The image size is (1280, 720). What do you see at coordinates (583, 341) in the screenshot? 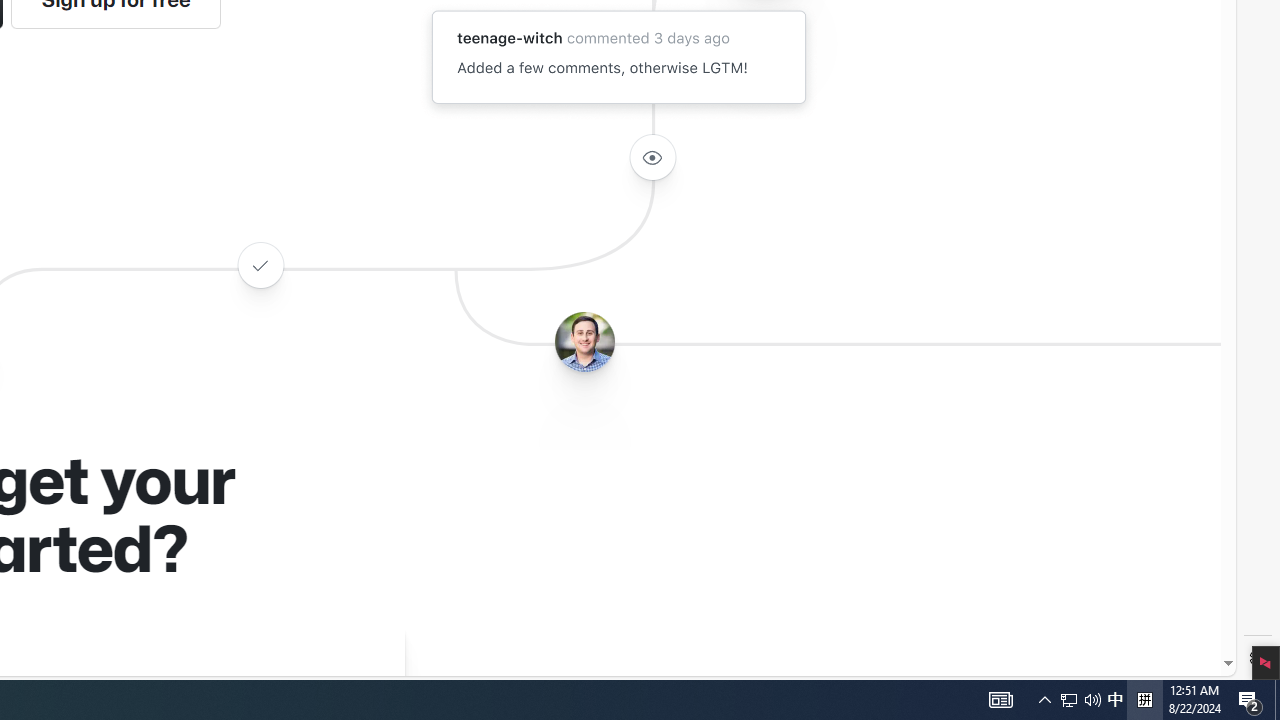
I see `'Avatar of the user benbalter'` at bounding box center [583, 341].